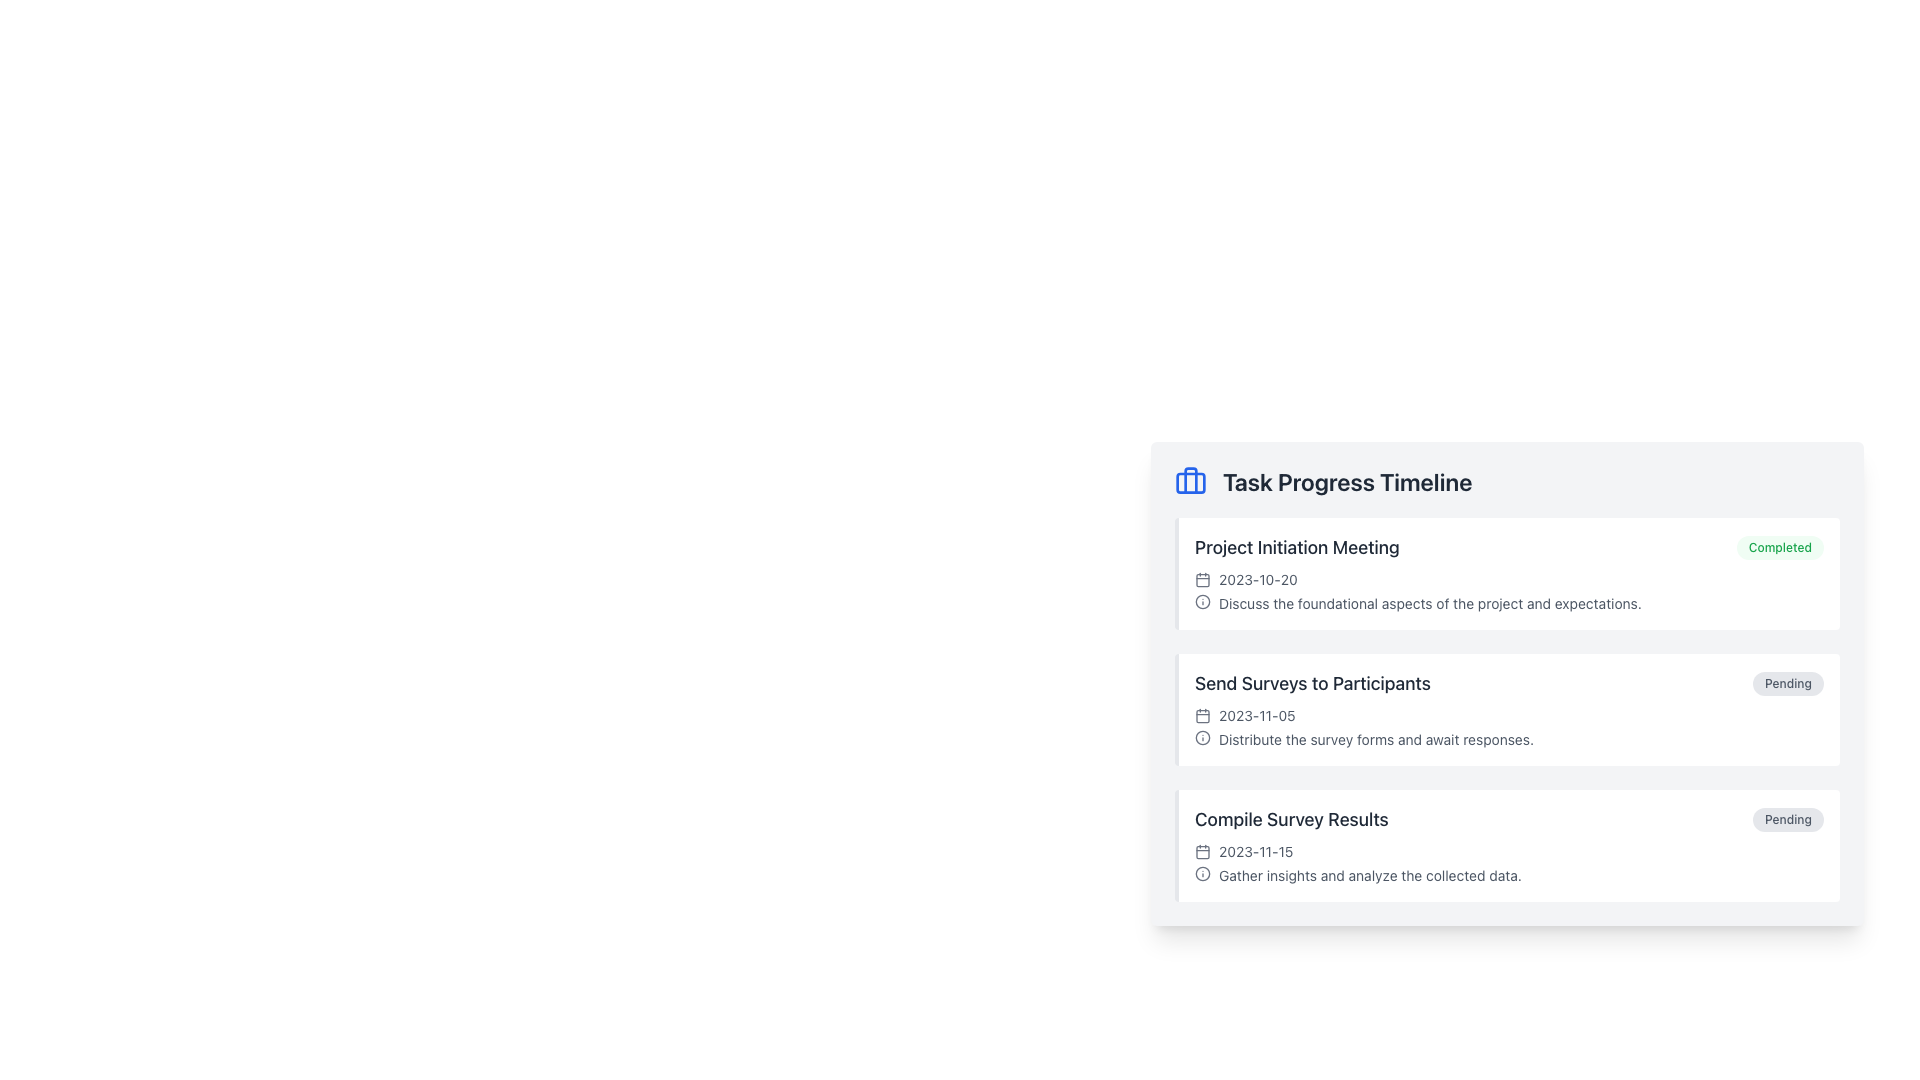 The width and height of the screenshot is (1920, 1080). I want to click on the Informational Icon styled with a gray outline containing the letter 'i', located, so click(1202, 737).